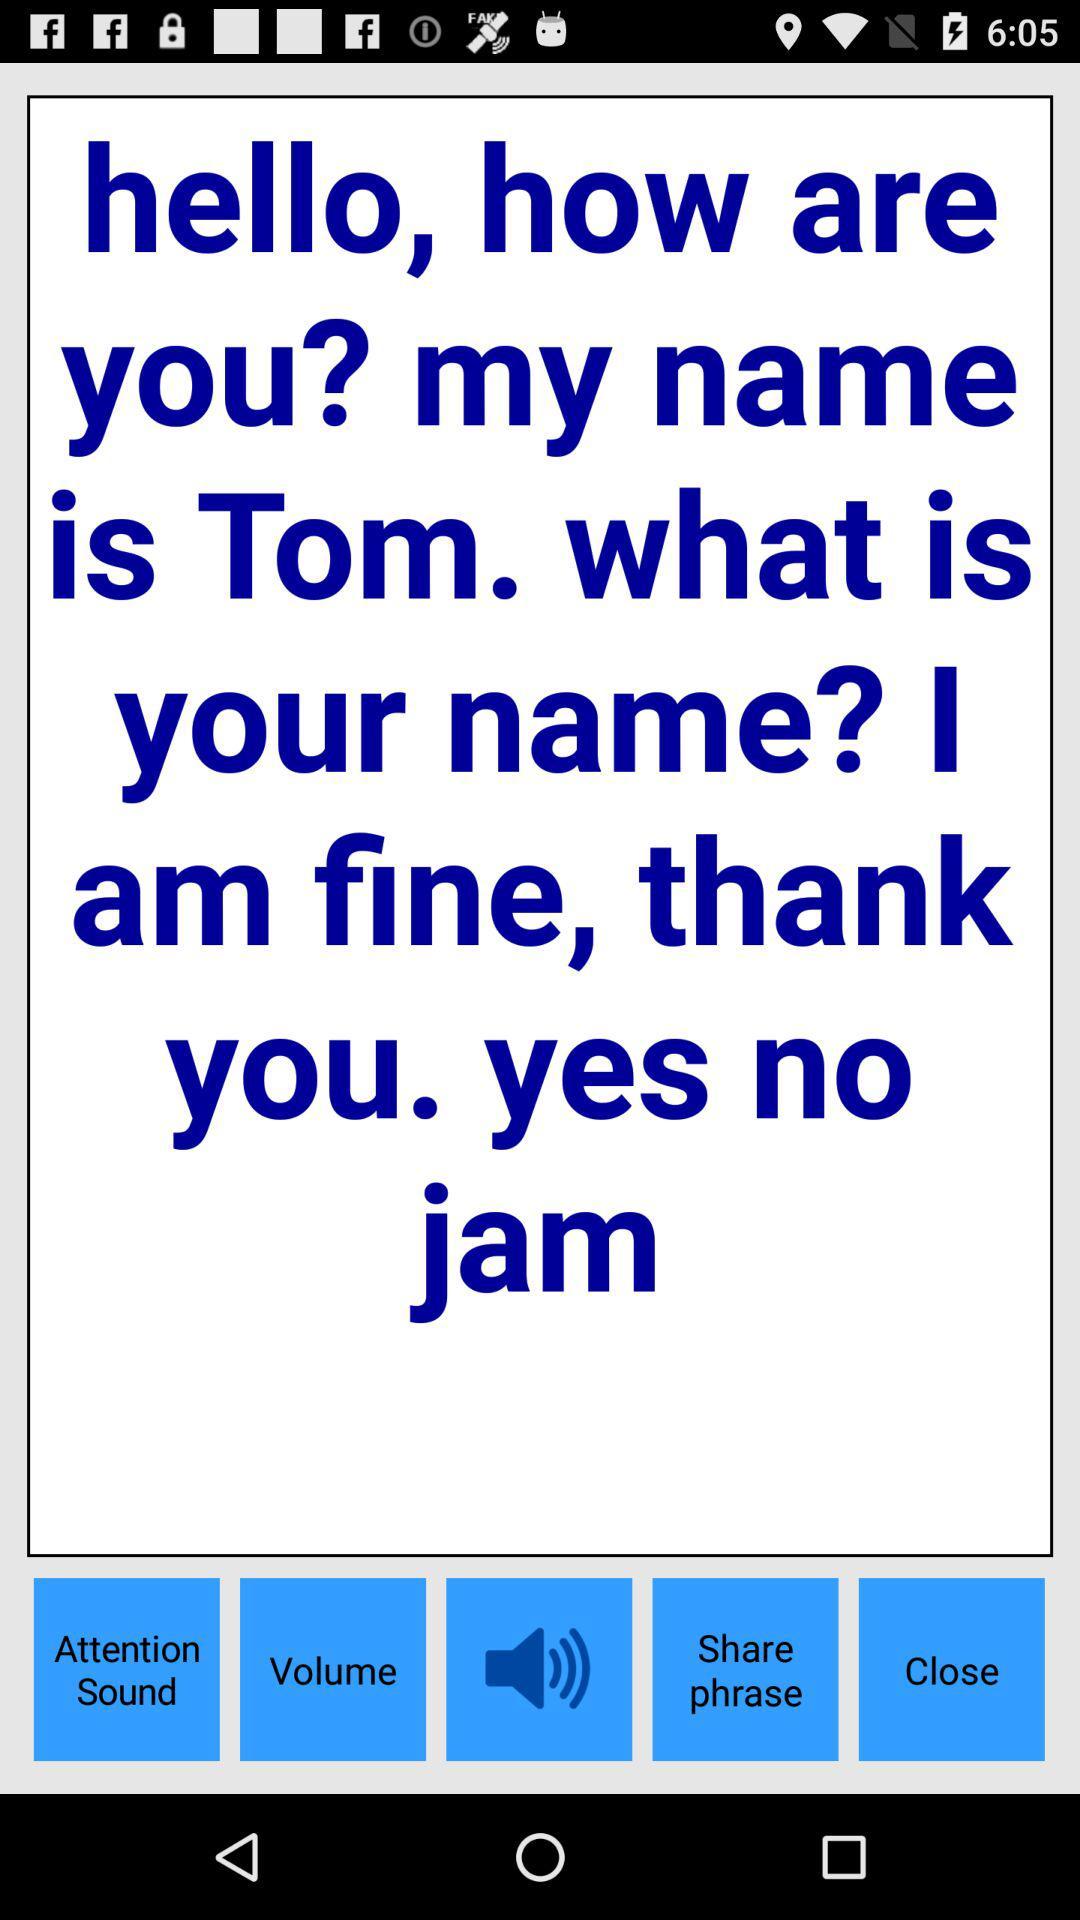  What do you see at coordinates (950, 1669) in the screenshot?
I see `the item to the right of the share` at bounding box center [950, 1669].